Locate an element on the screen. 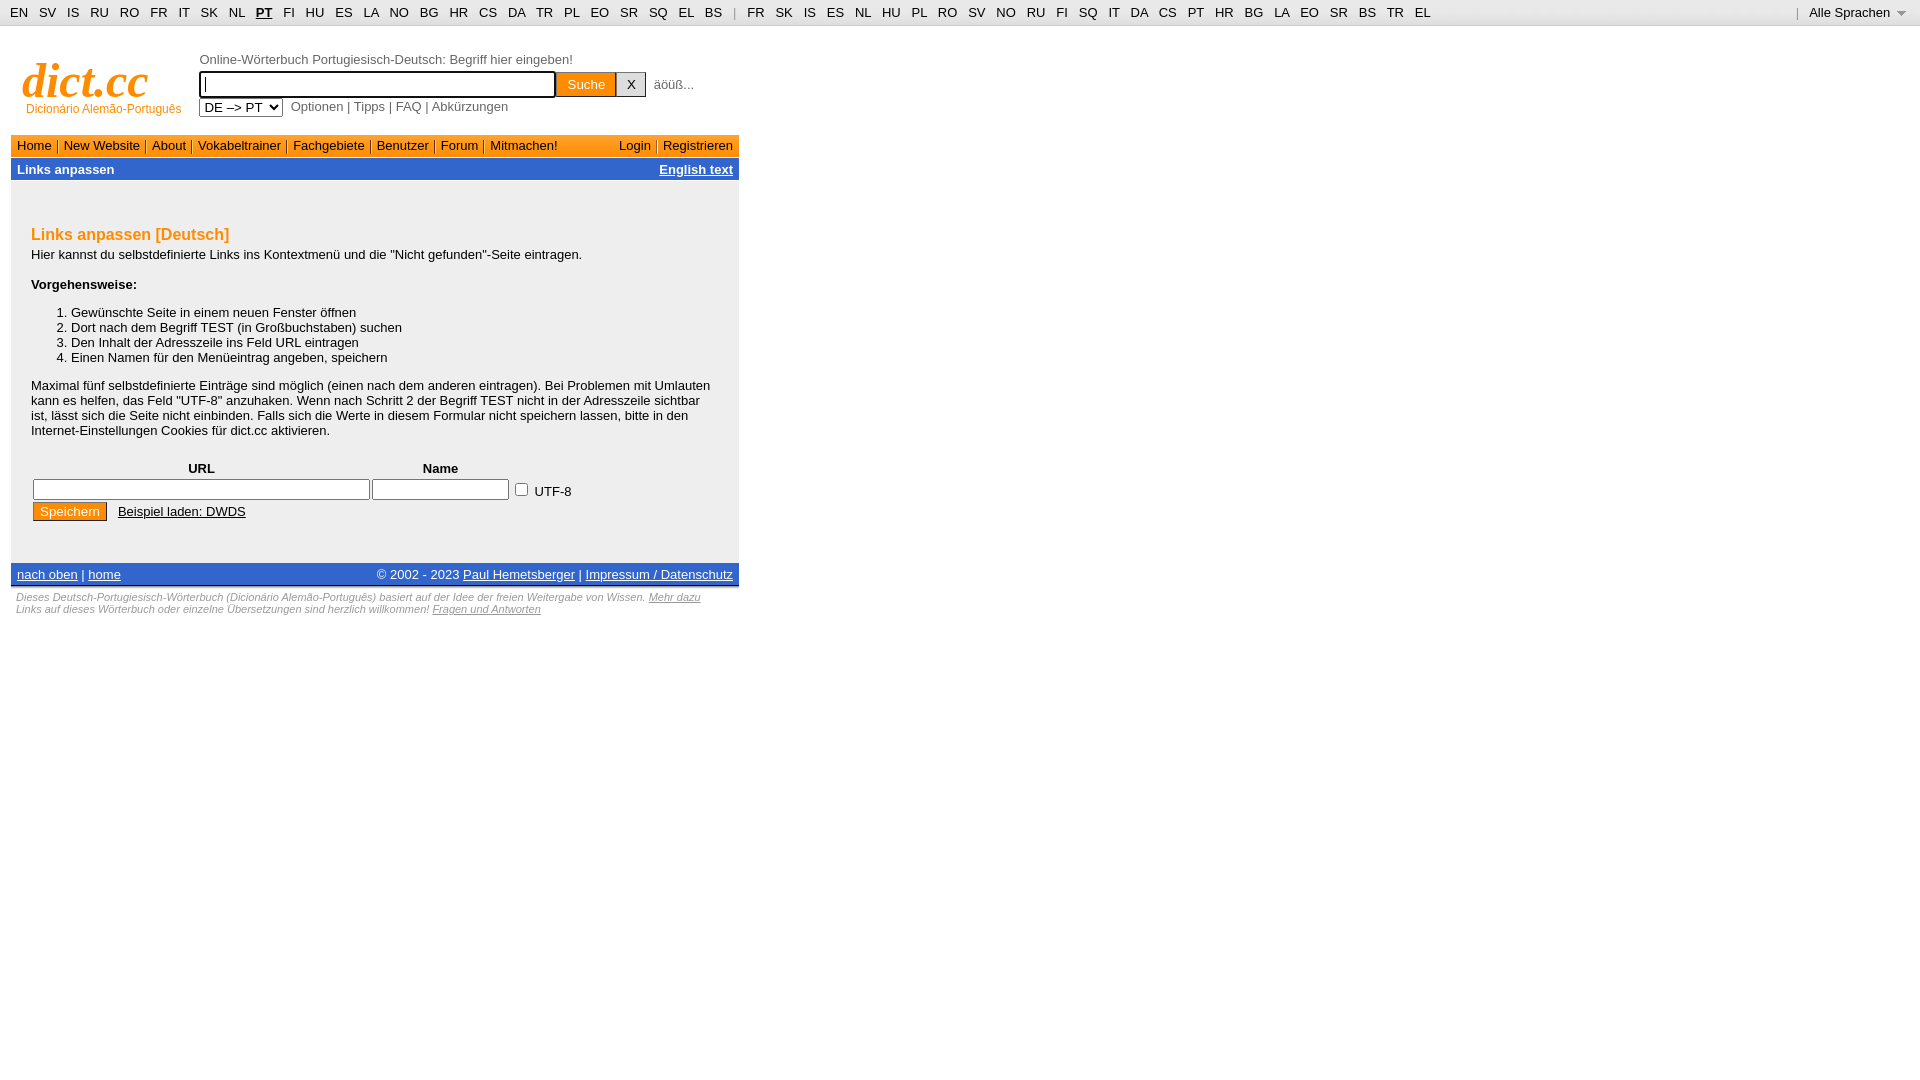 The image size is (1920, 1080). 'SV' is located at coordinates (976, 12).